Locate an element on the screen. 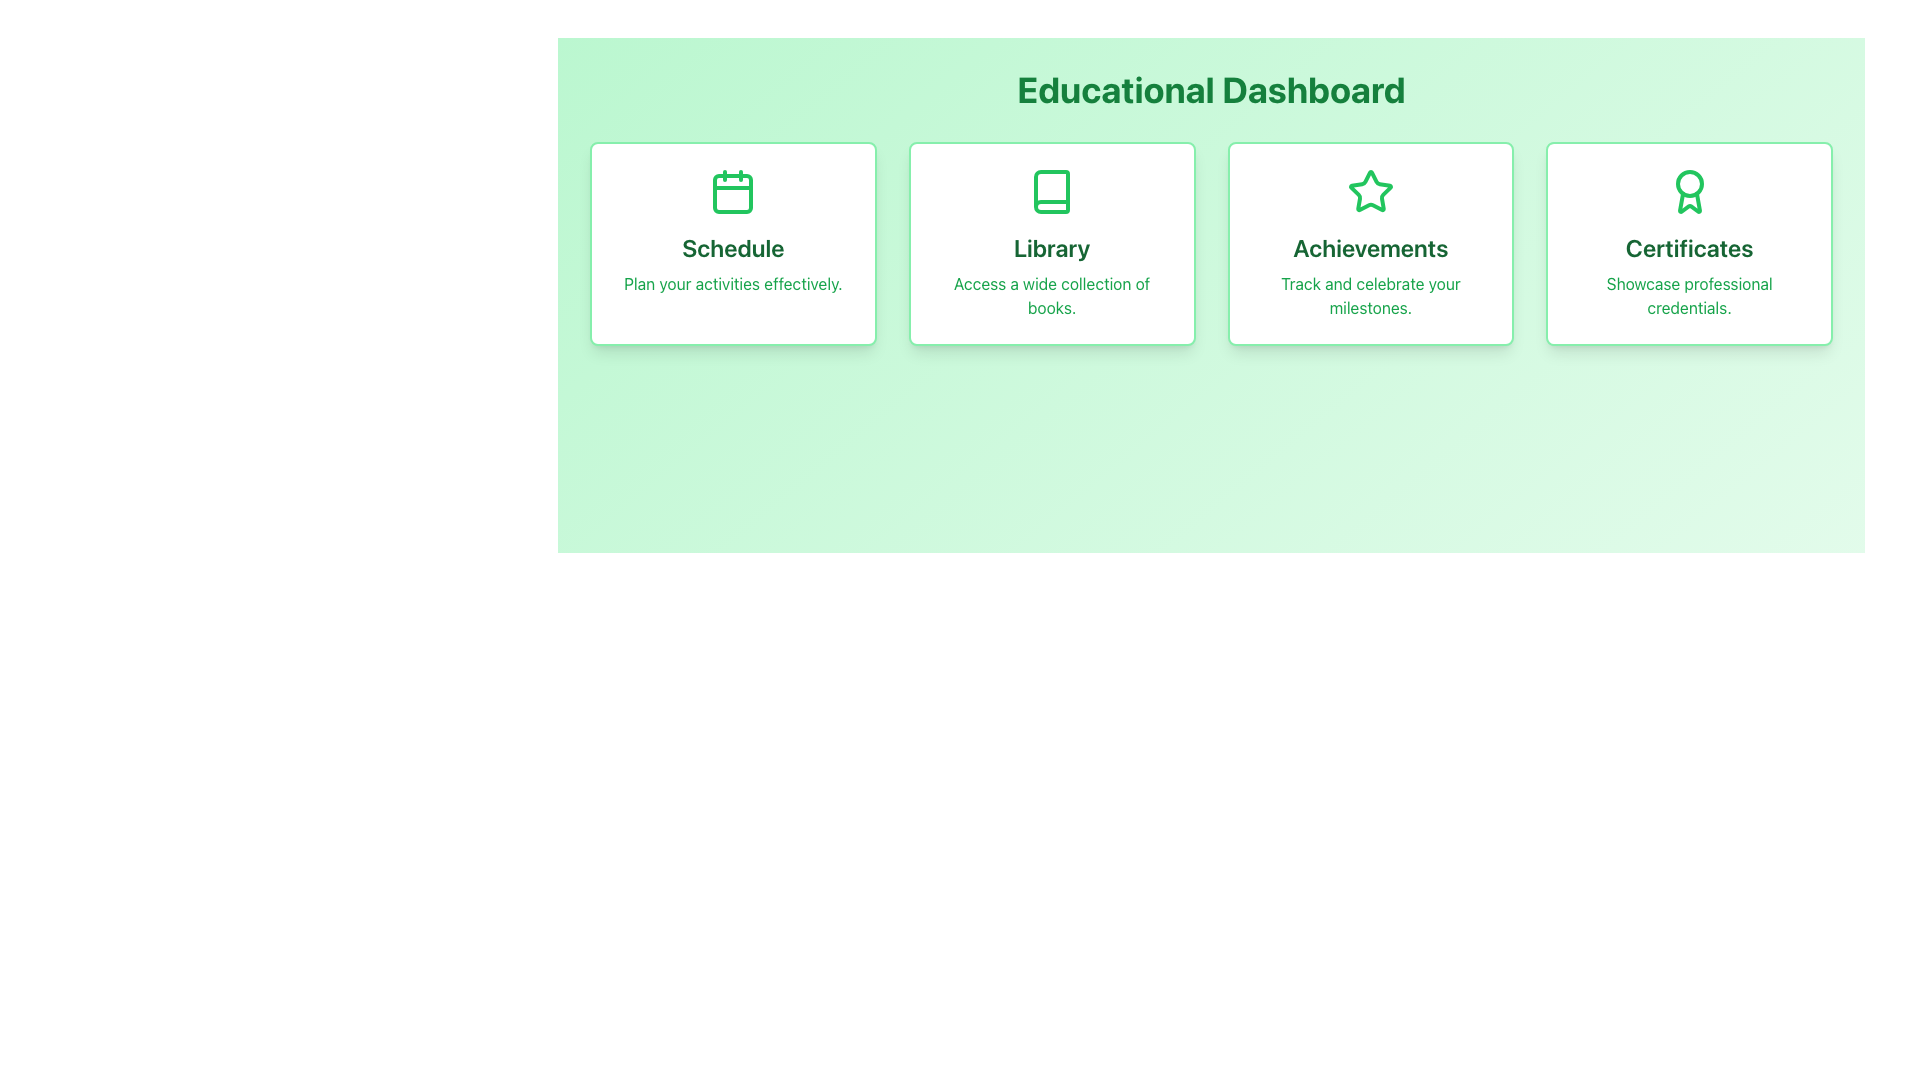 The height and width of the screenshot is (1080, 1920). the descriptive message element located within the 'Achievements' card, which is centered beneath the title 'Achievements' is located at coordinates (1369, 296).